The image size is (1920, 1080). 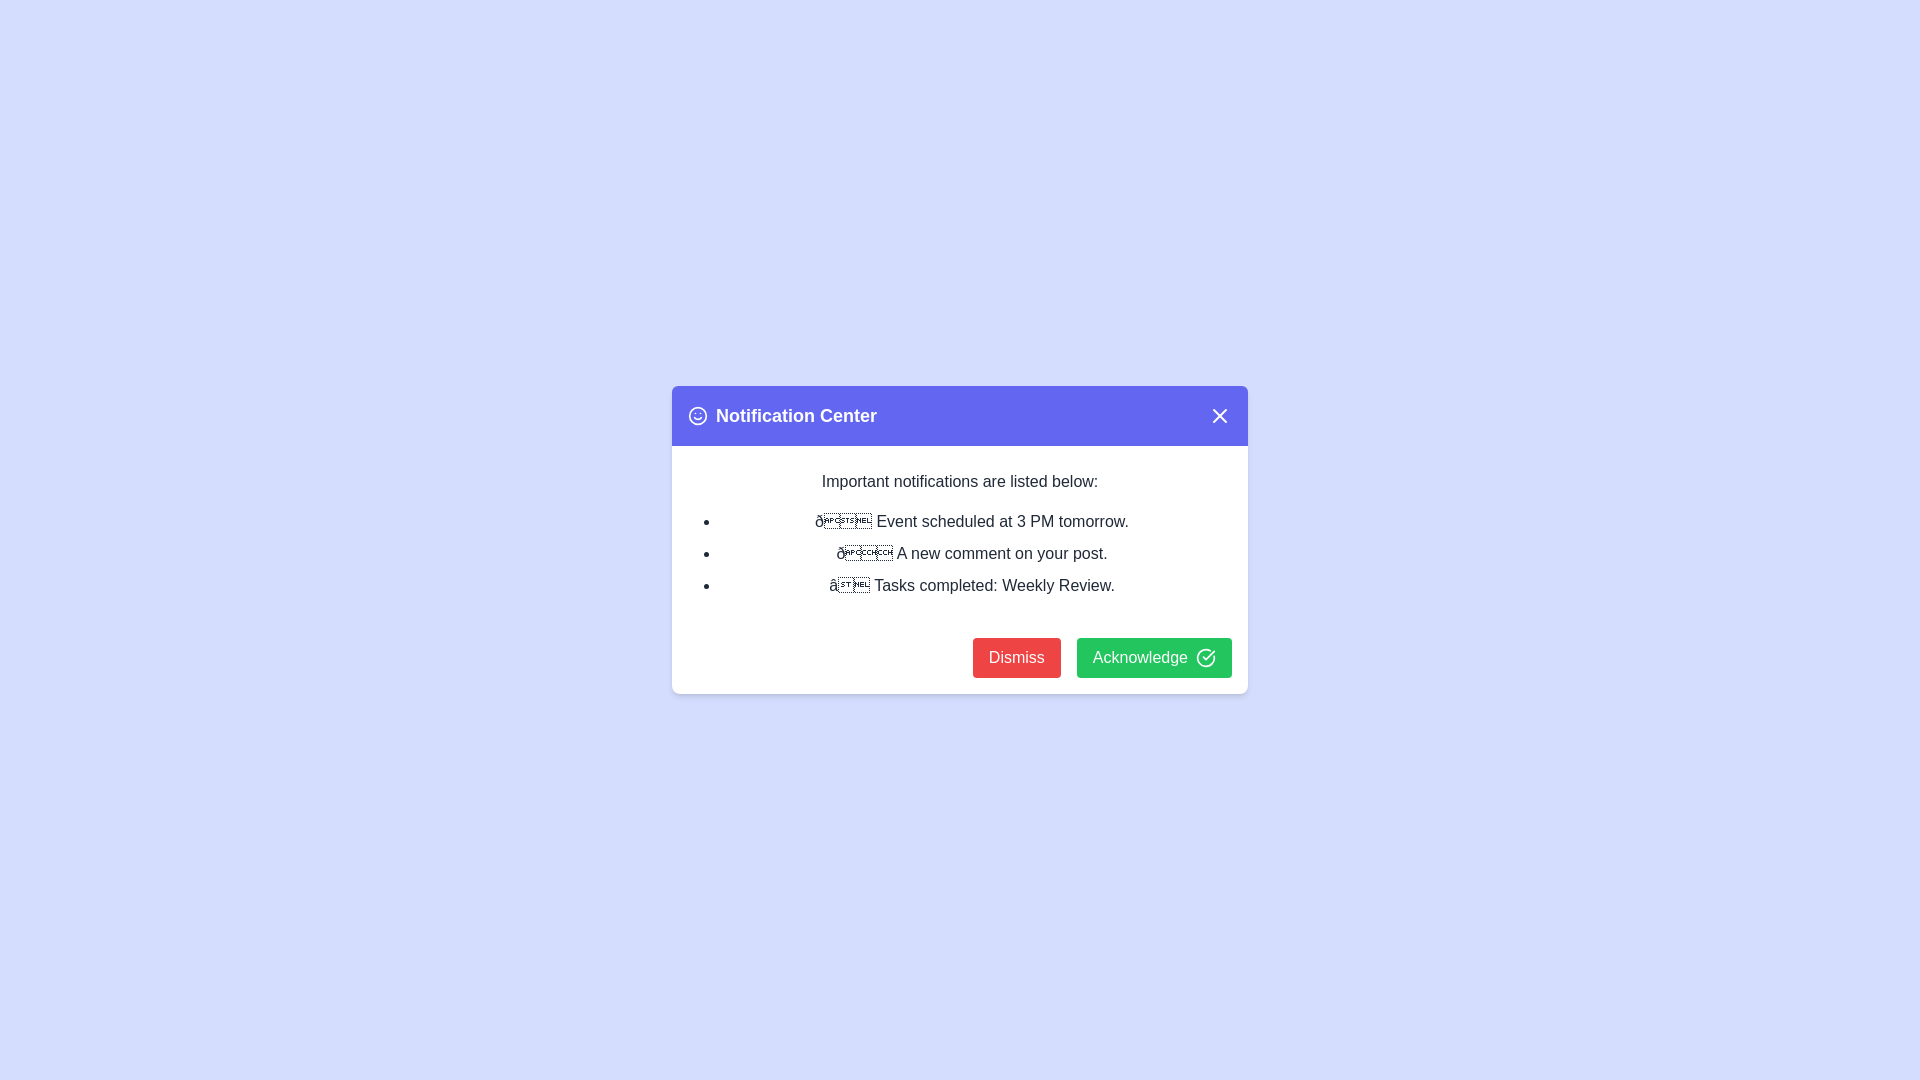 What do you see at coordinates (1016, 658) in the screenshot?
I see `the Dismiss button to perform the associated action` at bounding box center [1016, 658].